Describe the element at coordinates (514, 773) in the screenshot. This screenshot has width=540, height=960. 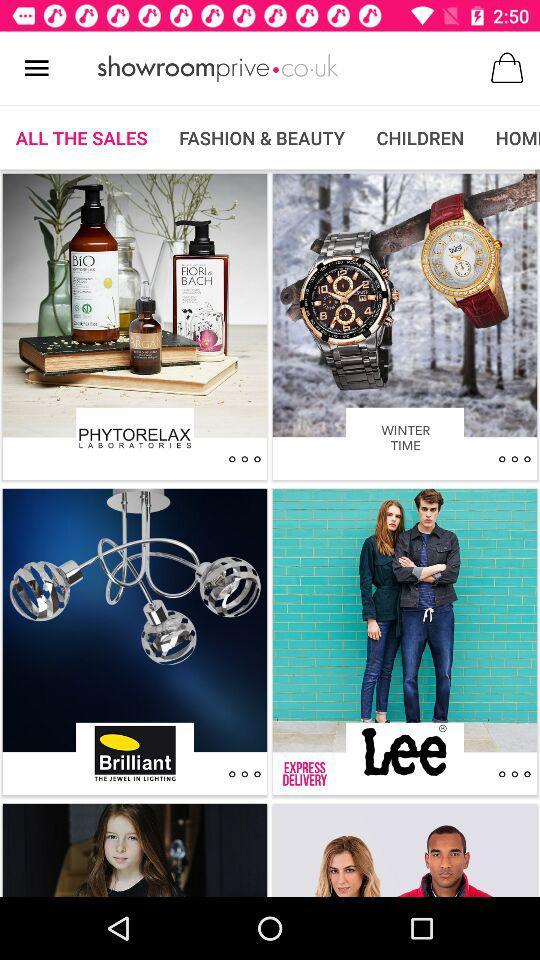
I see `other options` at that location.